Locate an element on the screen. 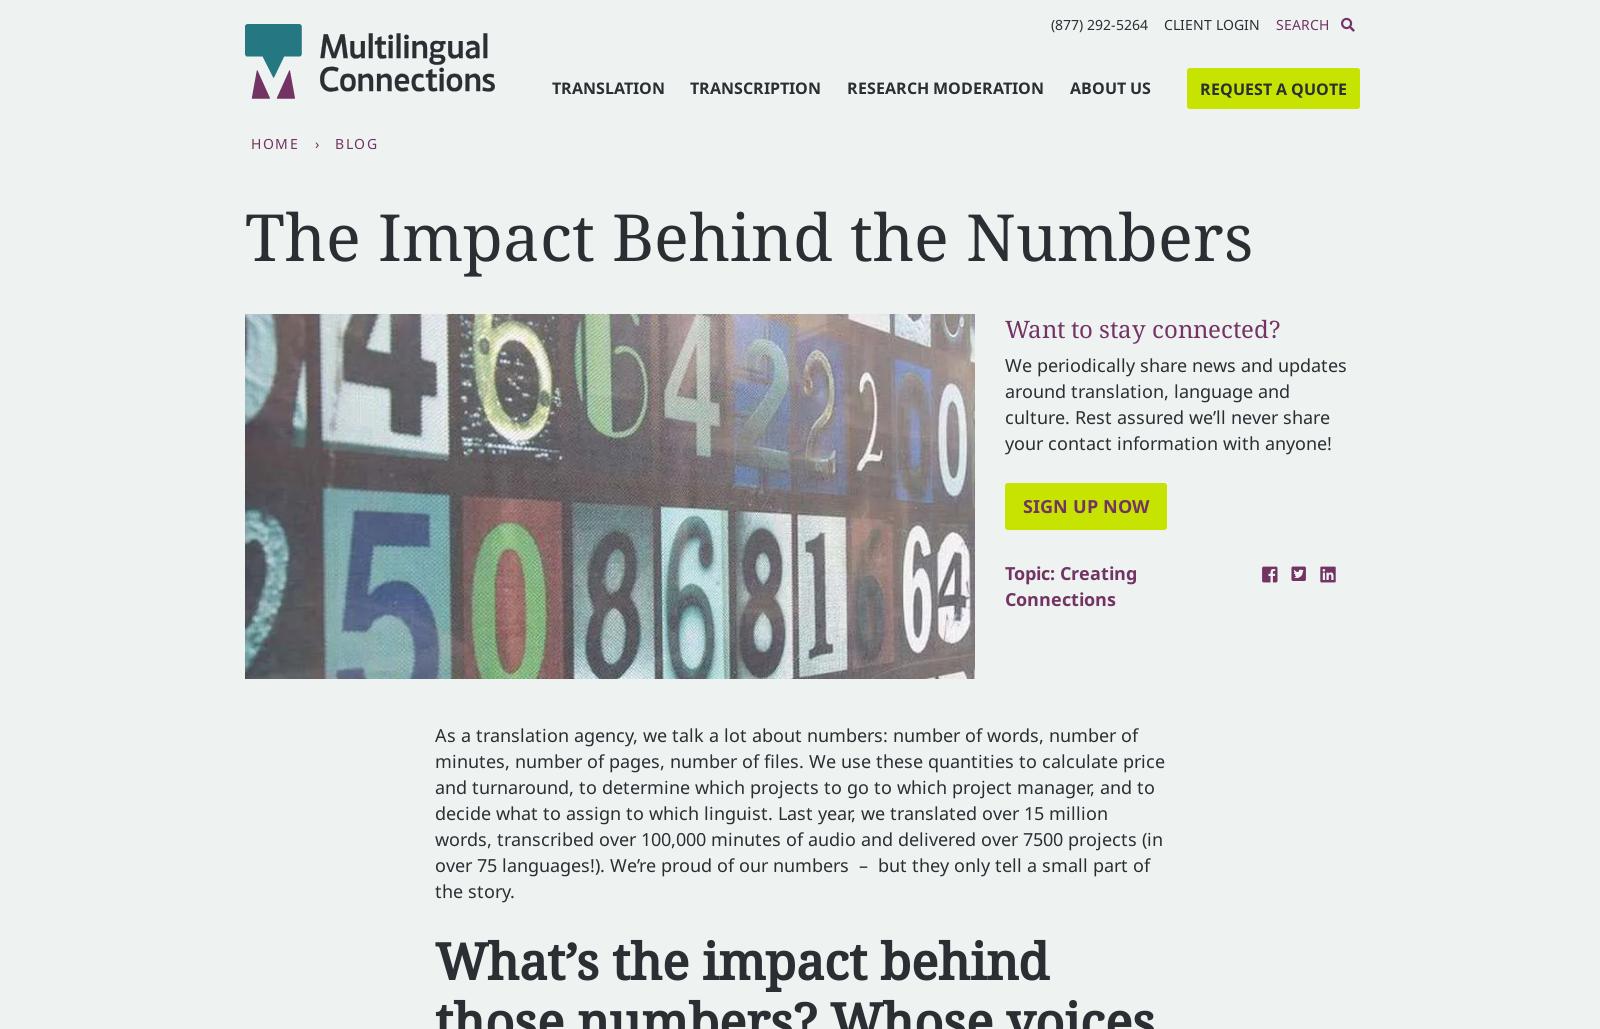  'Topic:' is located at coordinates (1032, 572).